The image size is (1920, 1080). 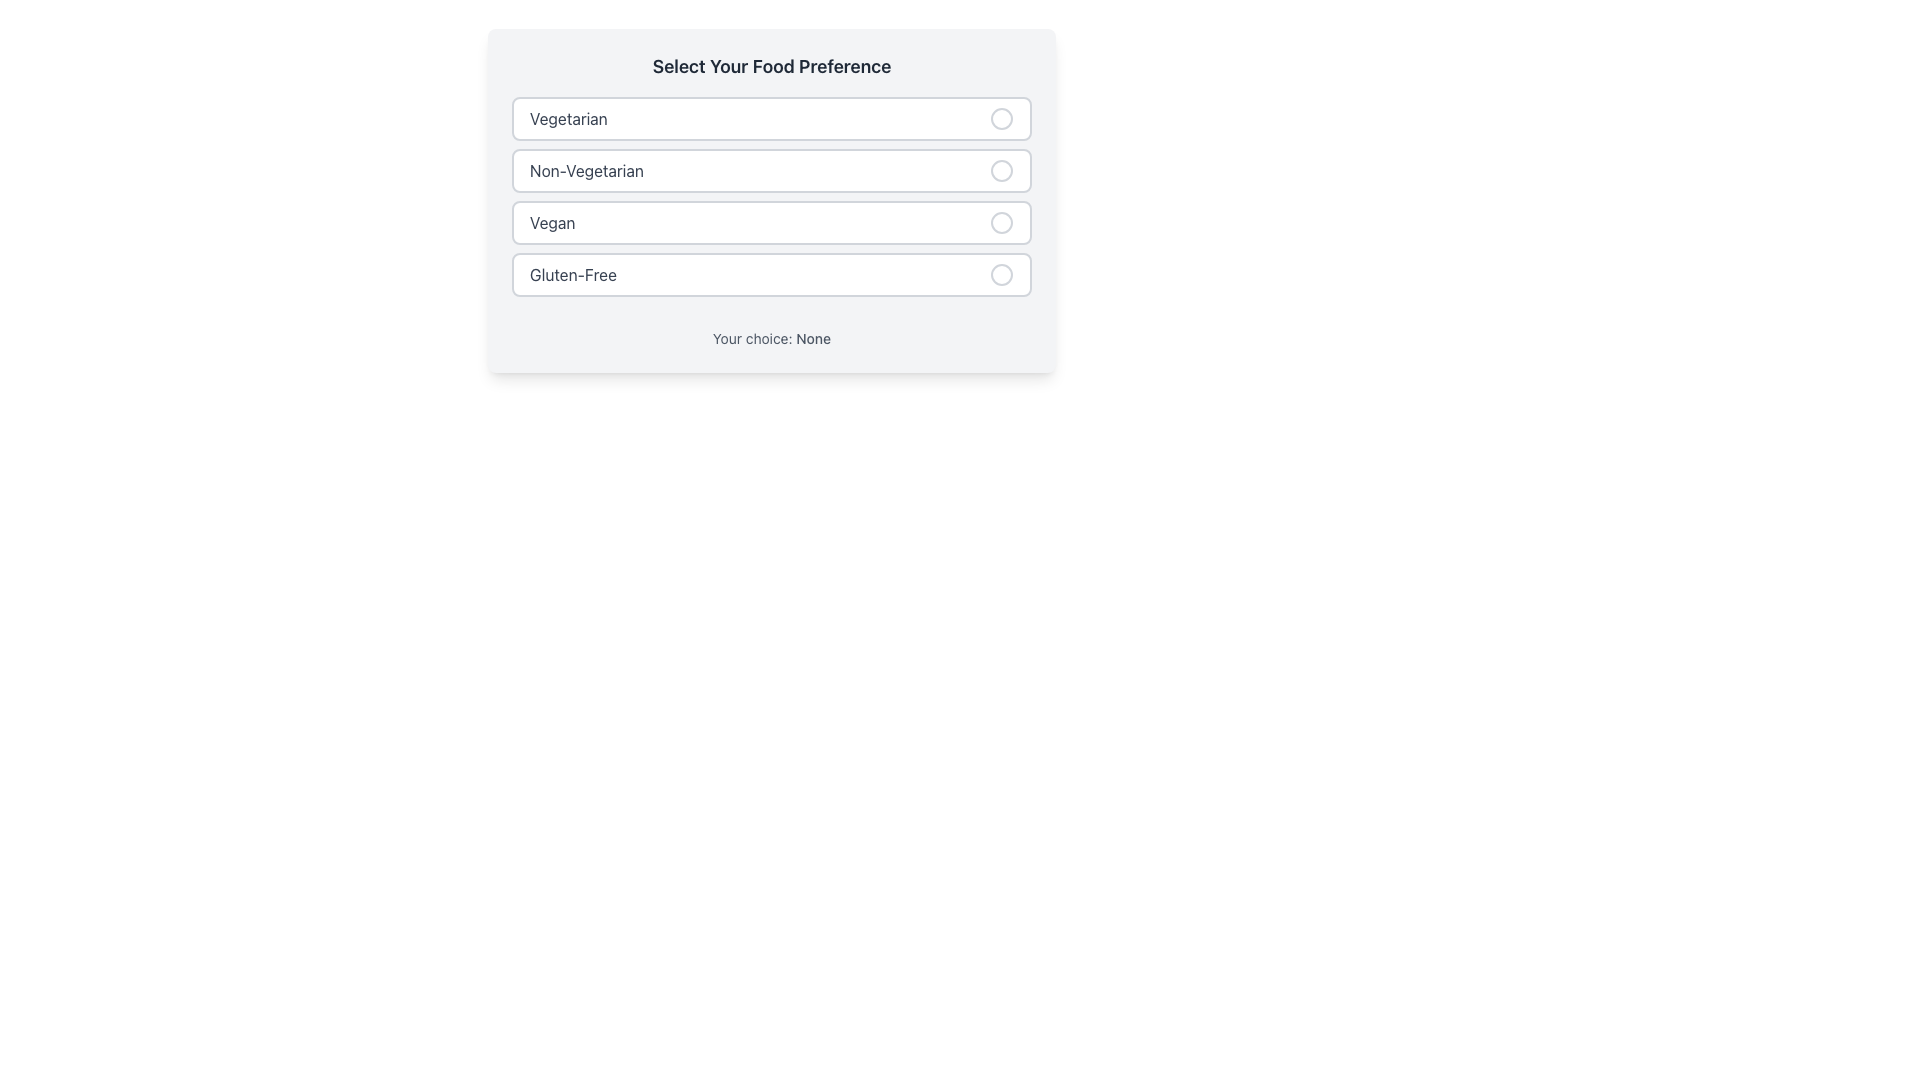 What do you see at coordinates (572, 274) in the screenshot?
I see `'Gluten-Free' dietary option label displayed within the food preferences selection interface` at bounding box center [572, 274].